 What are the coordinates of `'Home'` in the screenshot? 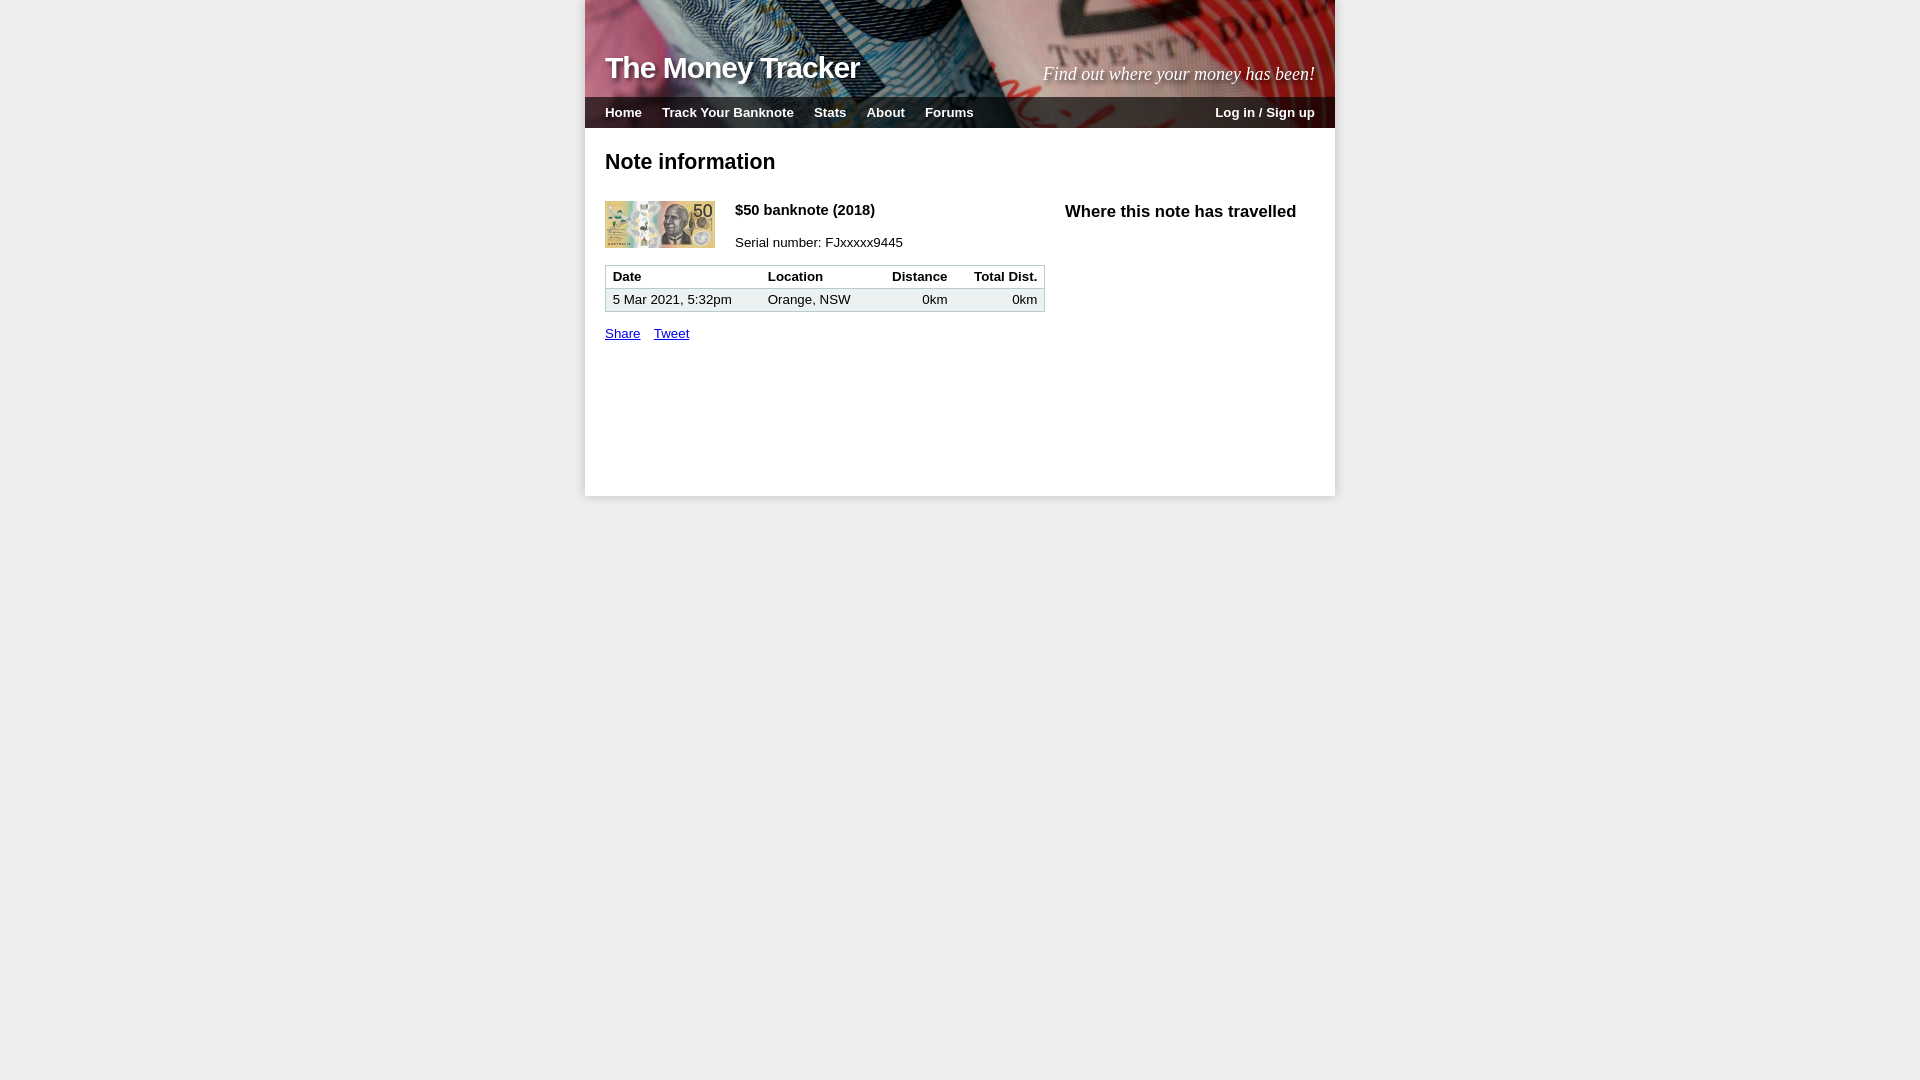 It's located at (622, 112).